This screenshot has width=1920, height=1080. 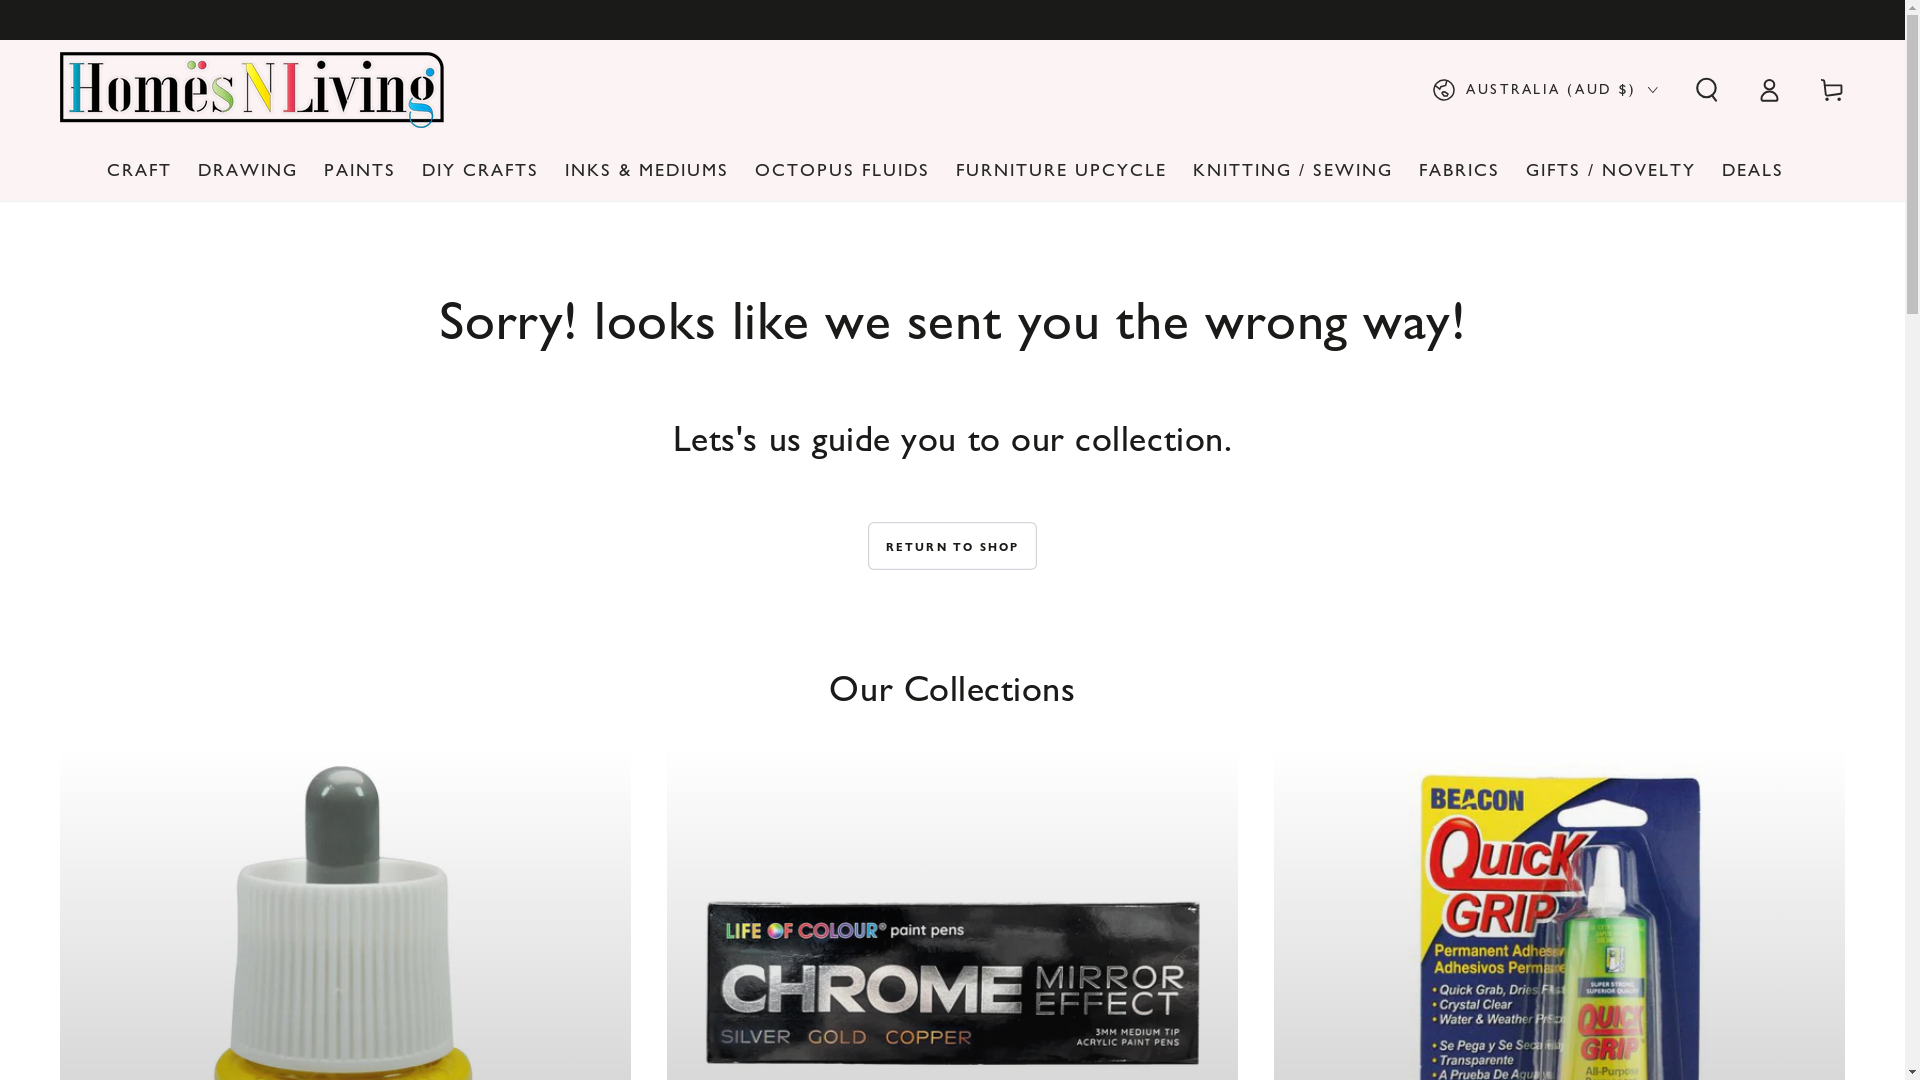 What do you see at coordinates (1543, 90) in the screenshot?
I see `'AUSTRALIA (AUD $)'` at bounding box center [1543, 90].